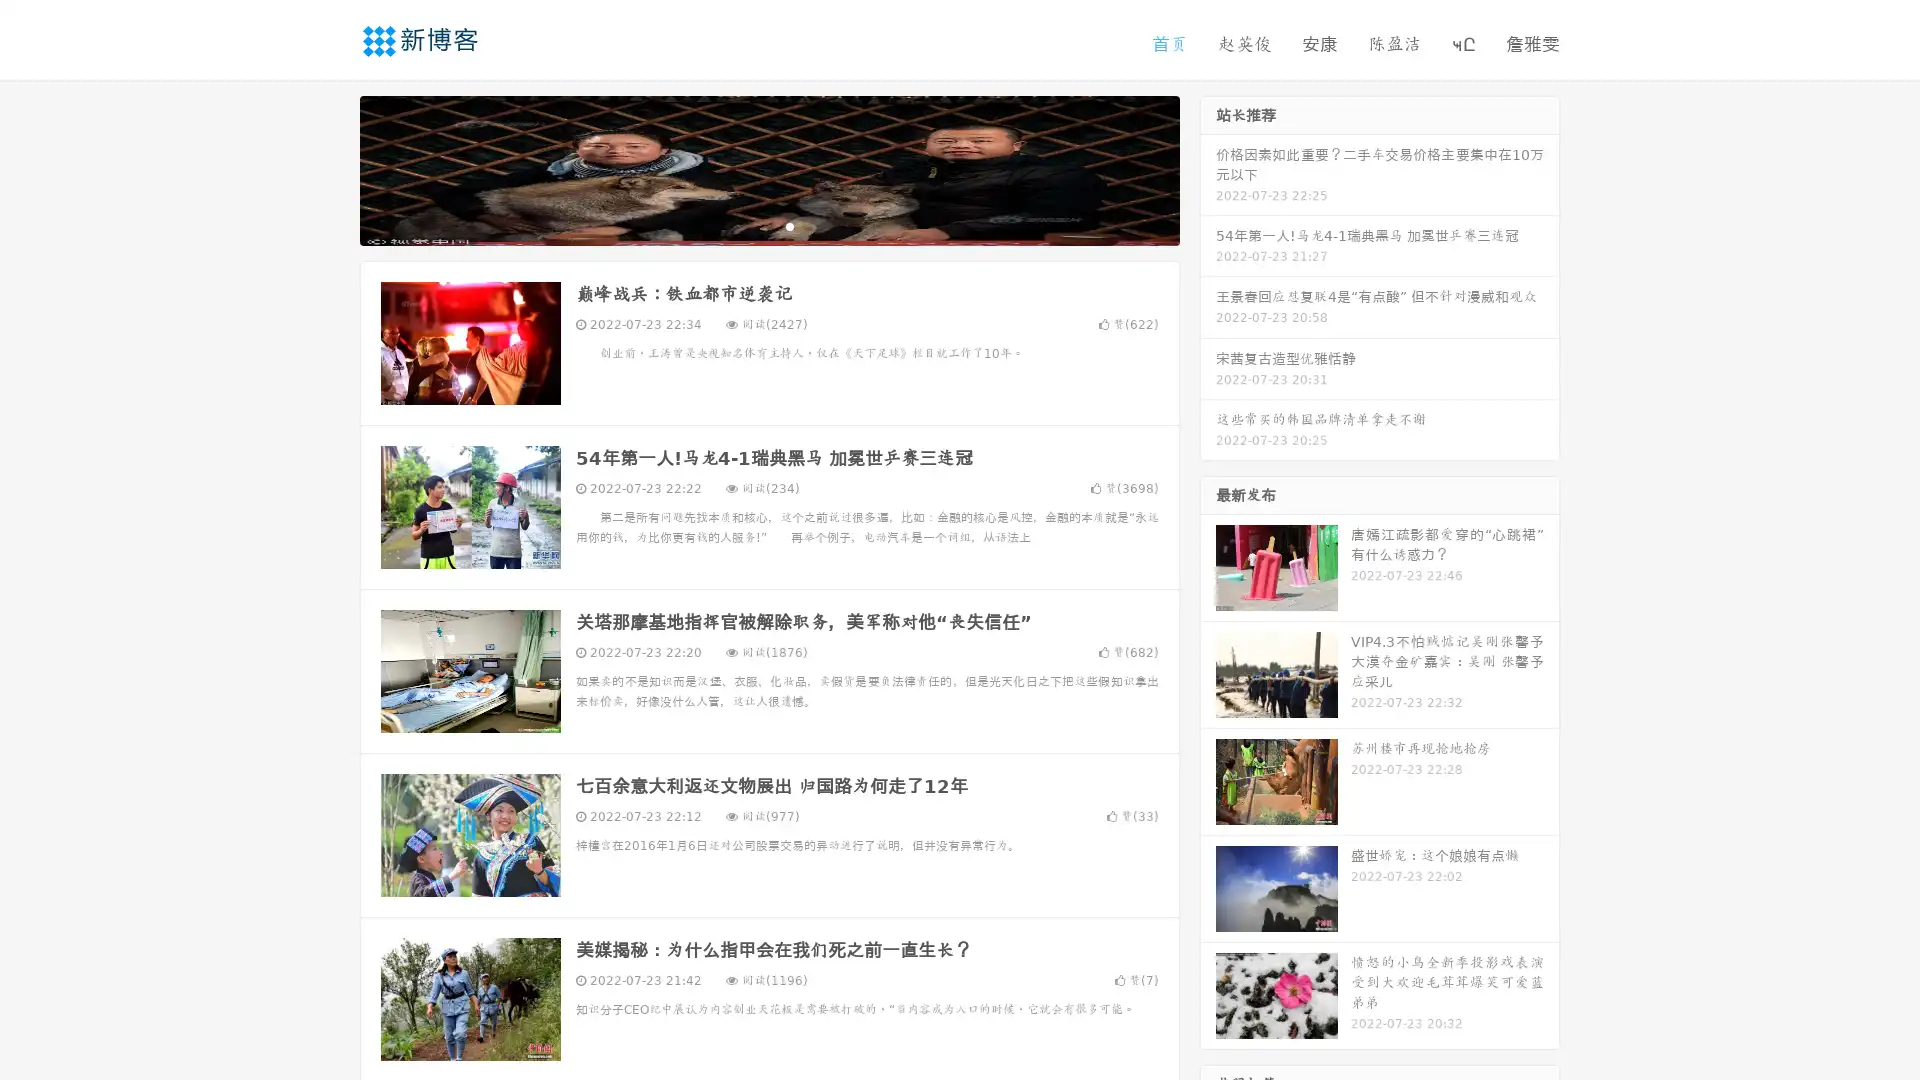 This screenshot has height=1080, width=1920. Describe the element at coordinates (768, 225) in the screenshot. I see `Go to slide 2` at that location.